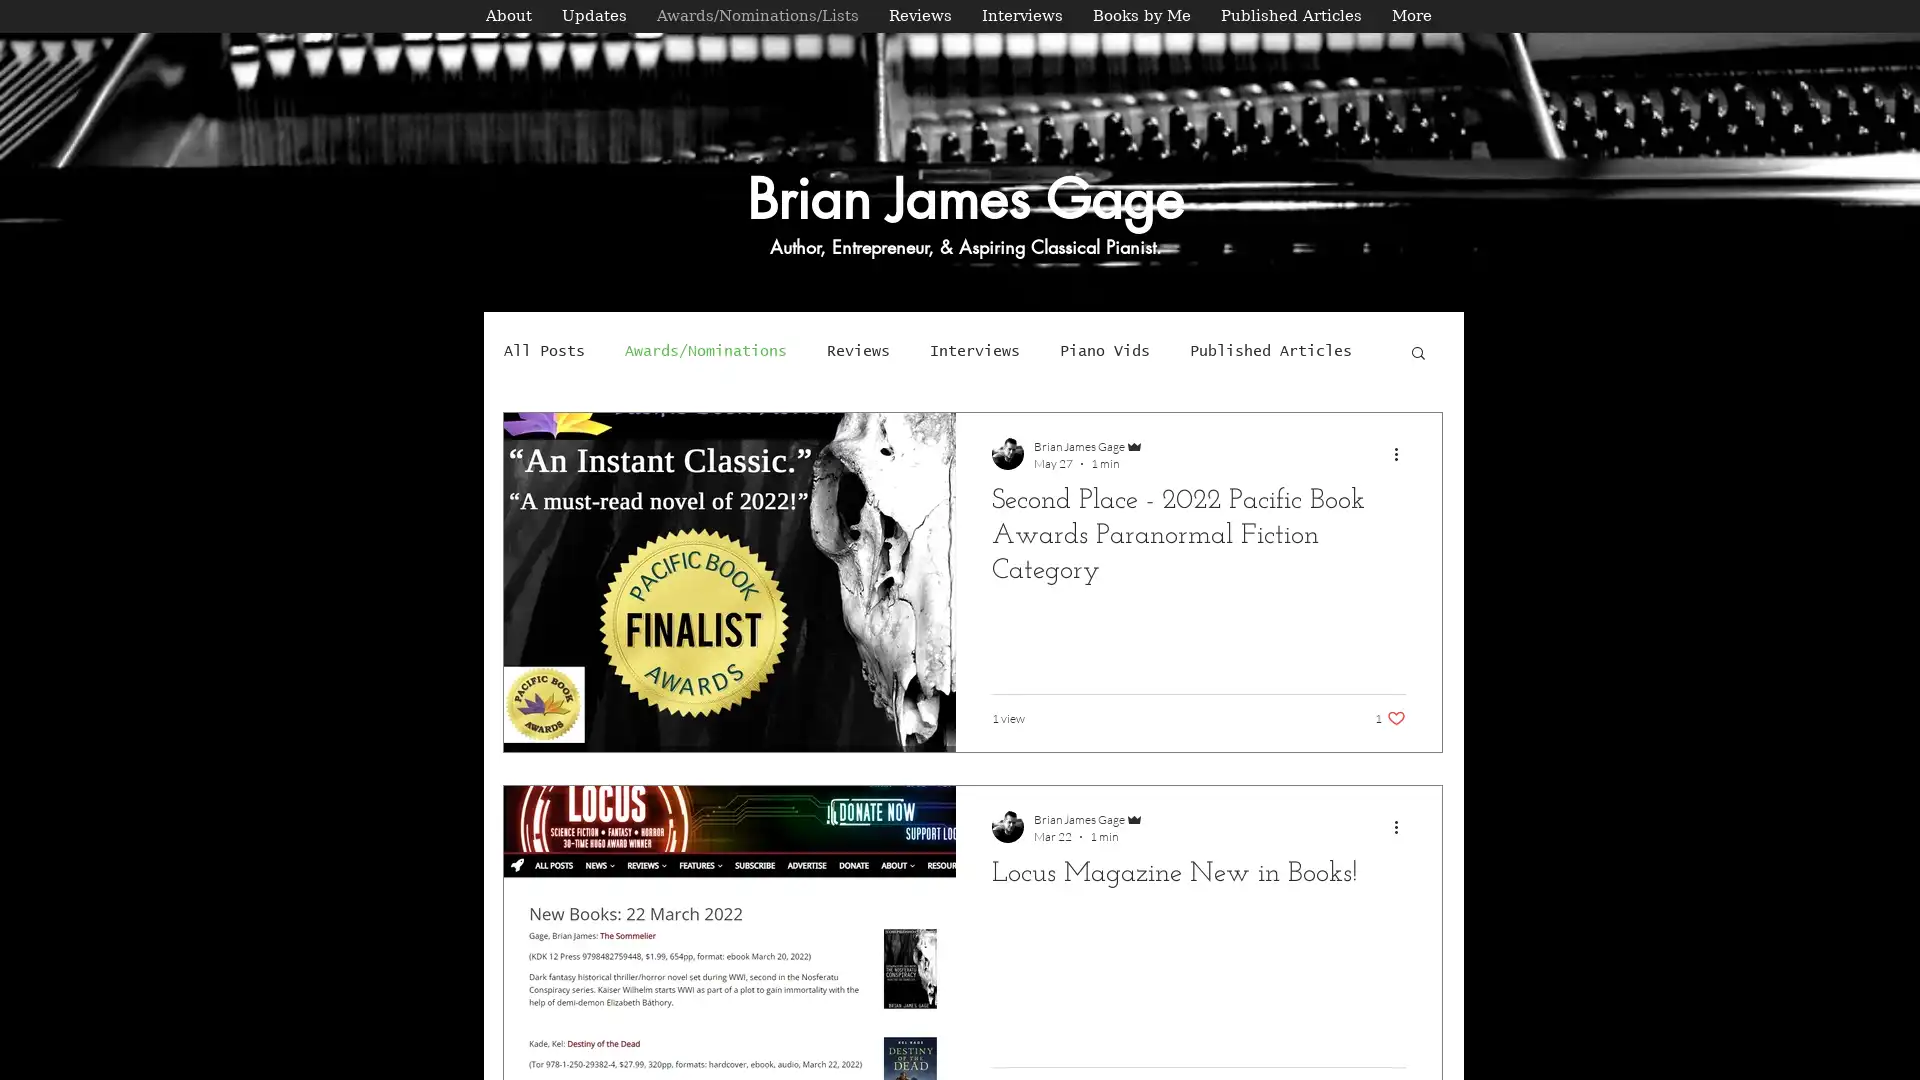 The image size is (1920, 1080). Describe the element at coordinates (705, 350) in the screenshot. I see `Awards/Nominations` at that location.